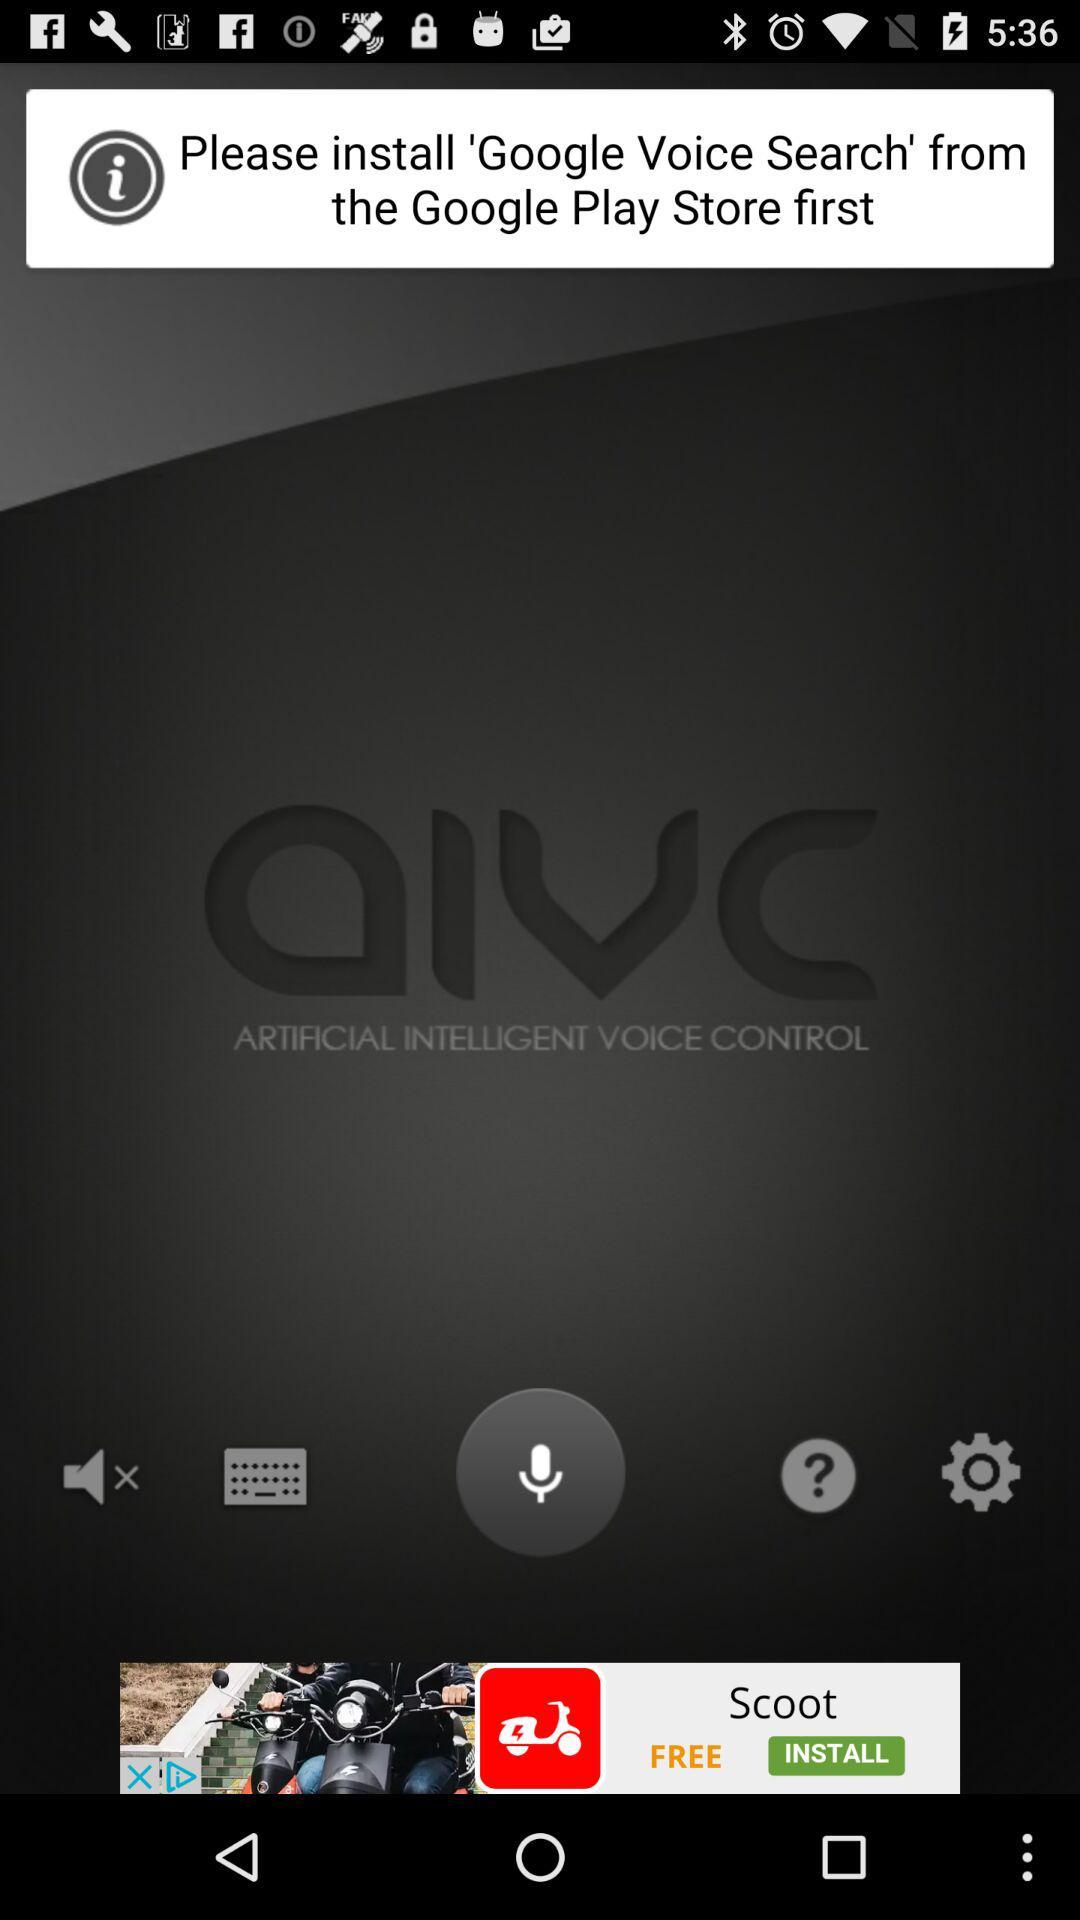  Describe the element at coordinates (816, 1575) in the screenshot. I see `the help icon` at that location.